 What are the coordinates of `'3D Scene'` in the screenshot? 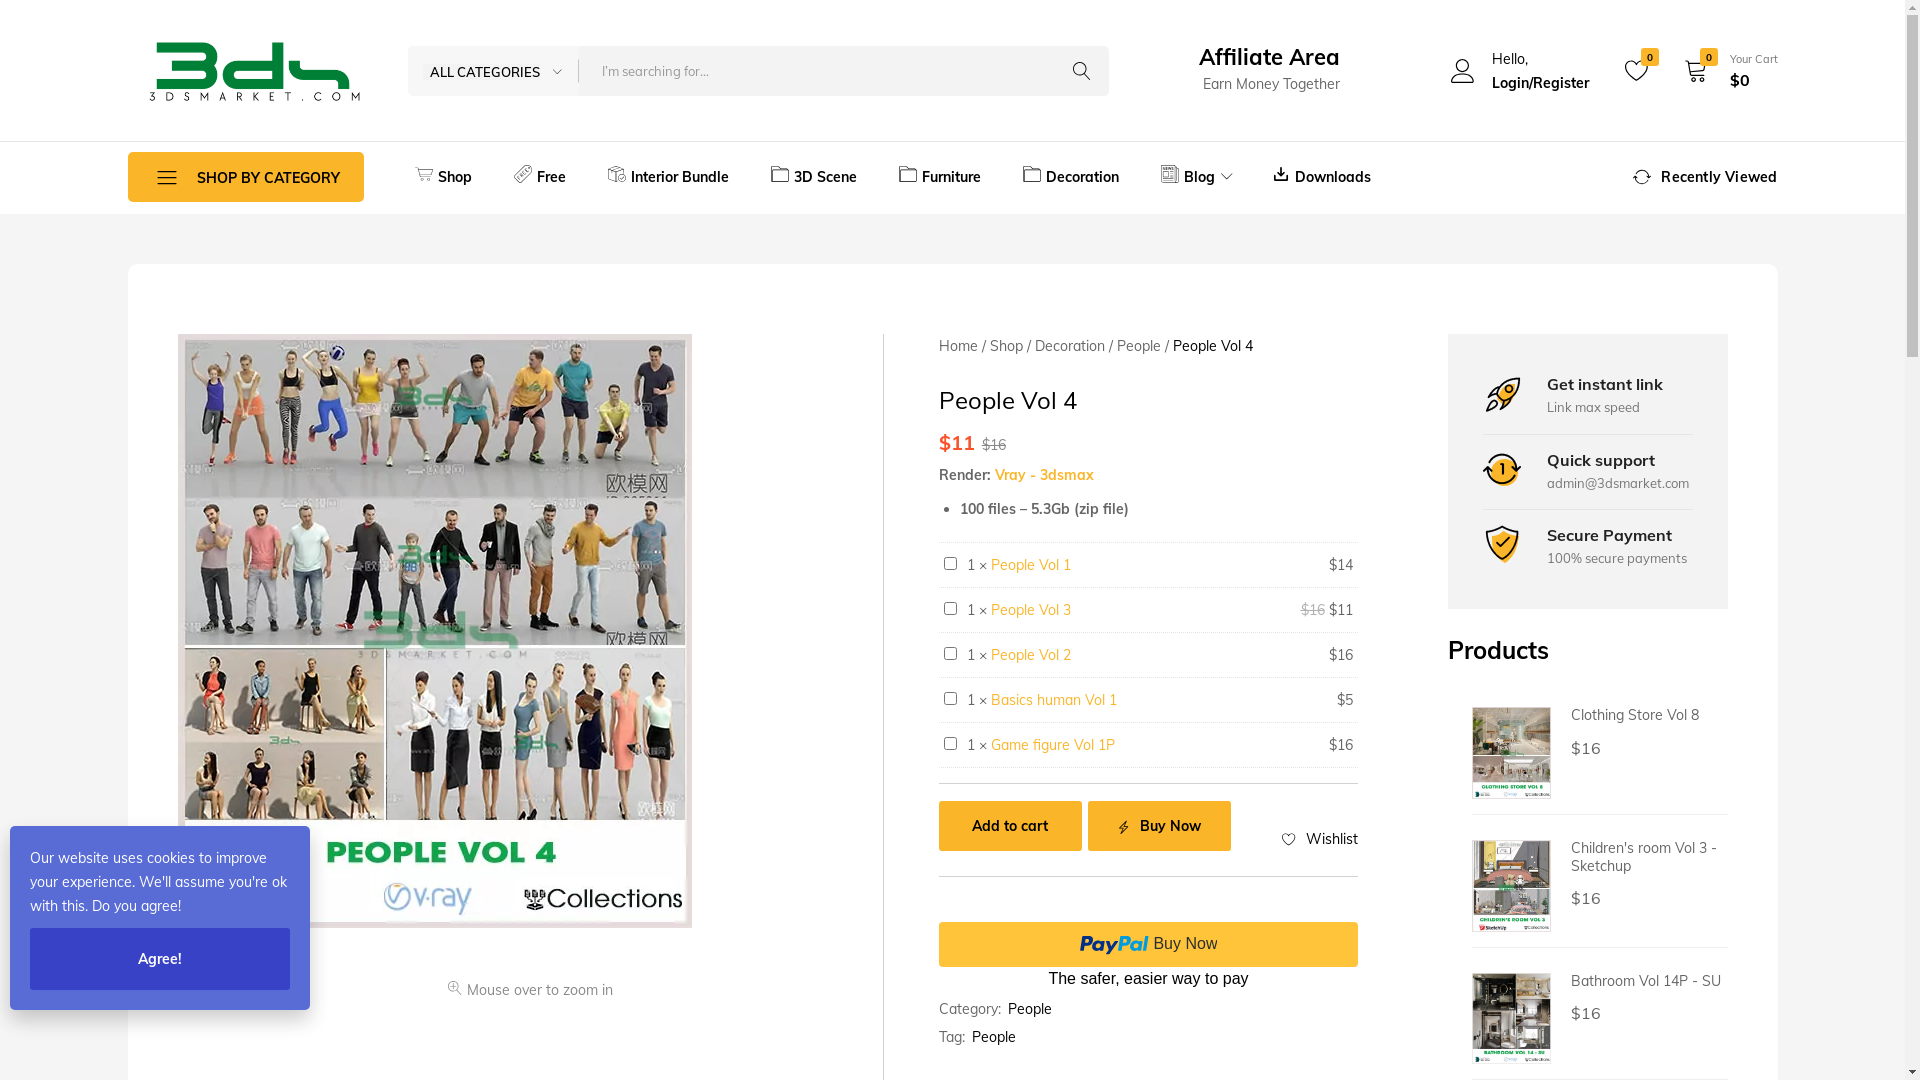 It's located at (748, 176).